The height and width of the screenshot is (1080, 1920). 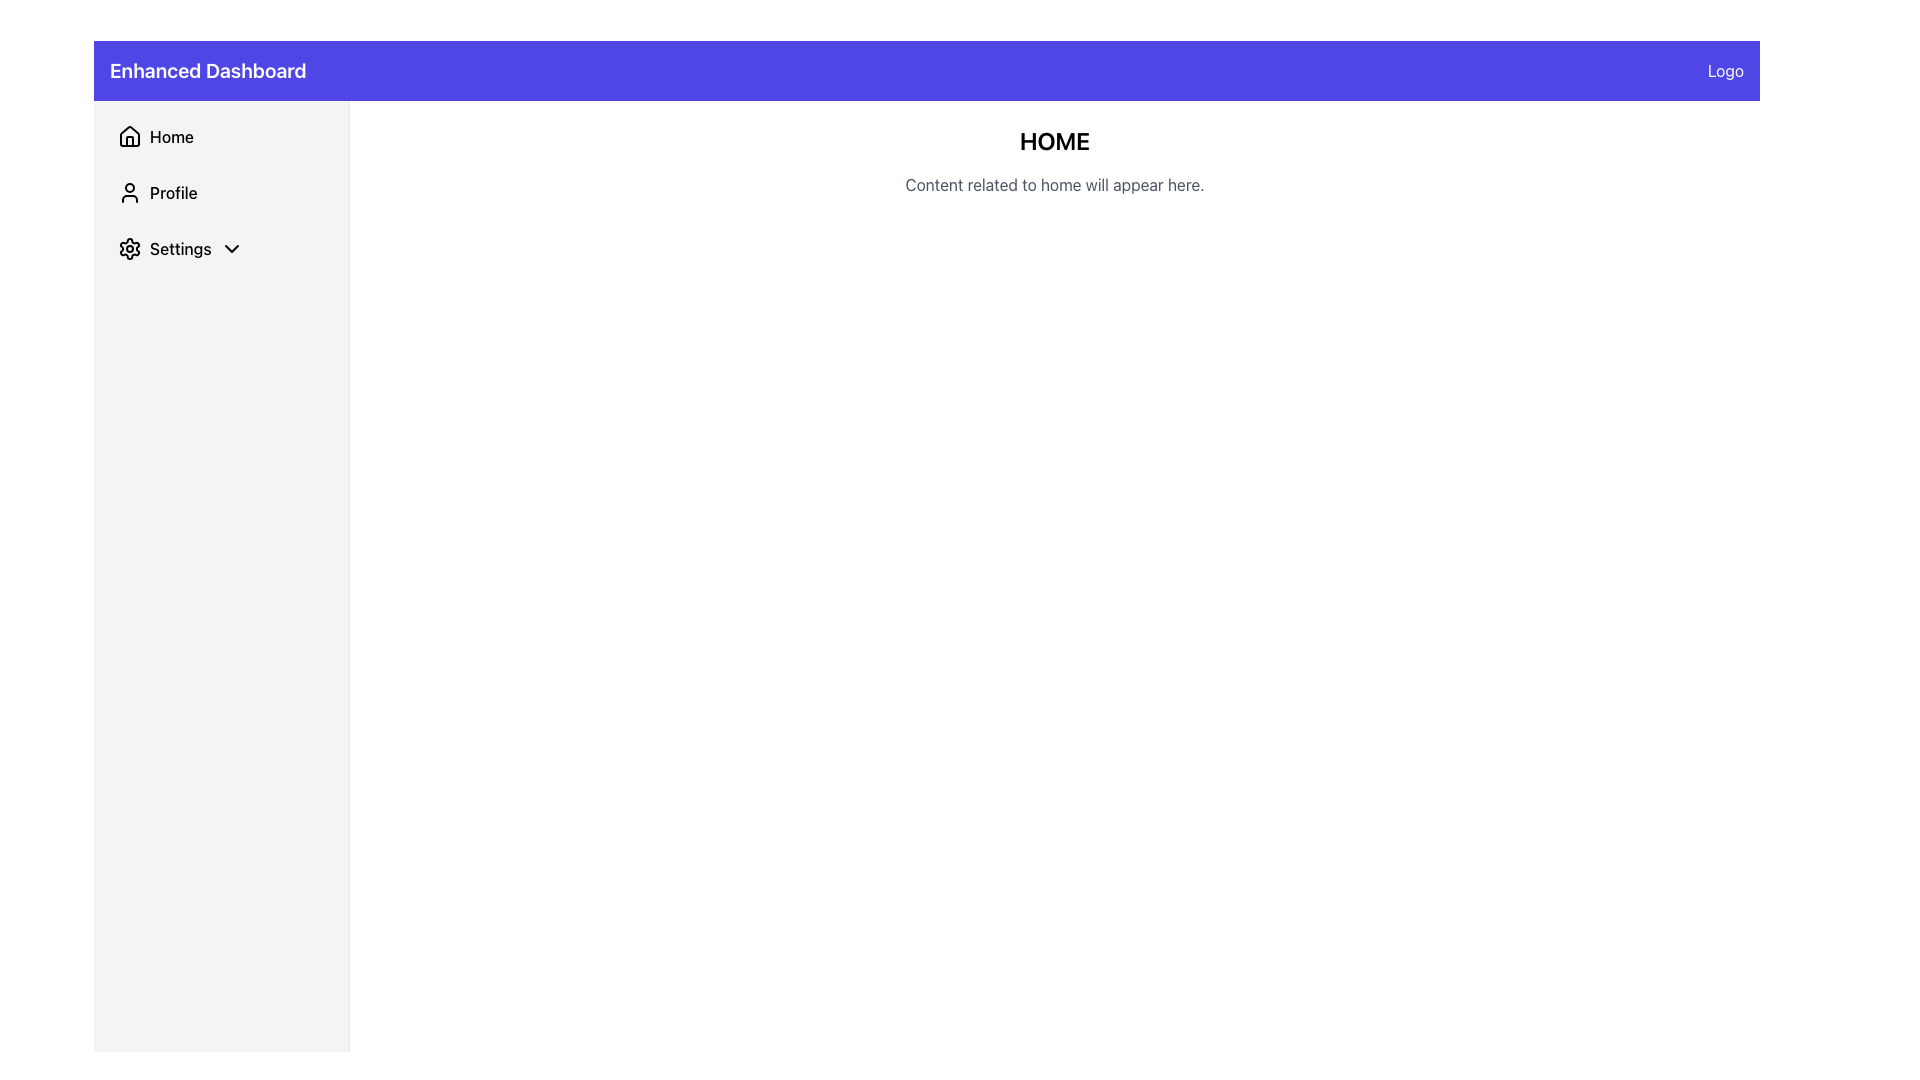 What do you see at coordinates (128, 248) in the screenshot?
I see `the 'Settings' icon located on the left-hand navigation bar` at bounding box center [128, 248].